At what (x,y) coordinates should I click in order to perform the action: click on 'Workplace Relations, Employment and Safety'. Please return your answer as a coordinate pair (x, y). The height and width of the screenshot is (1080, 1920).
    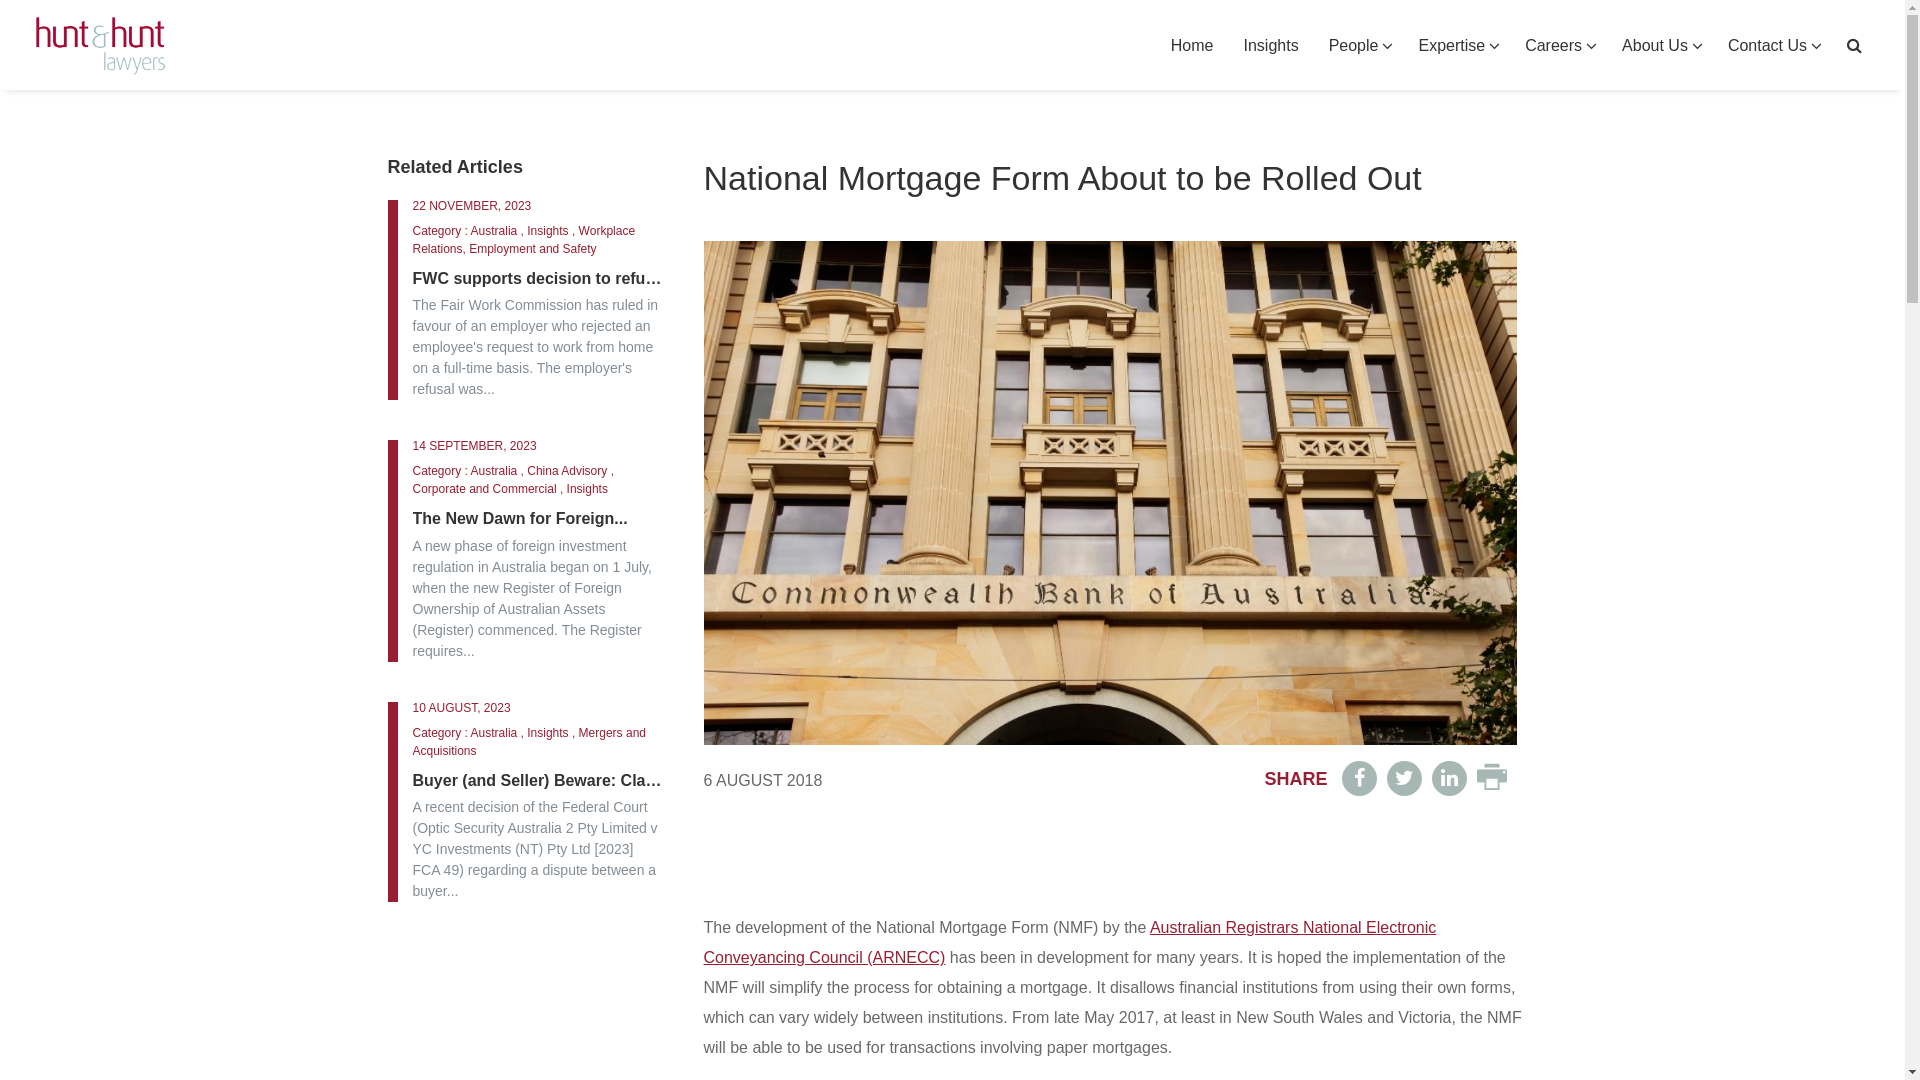
    Looking at the image, I should click on (523, 238).